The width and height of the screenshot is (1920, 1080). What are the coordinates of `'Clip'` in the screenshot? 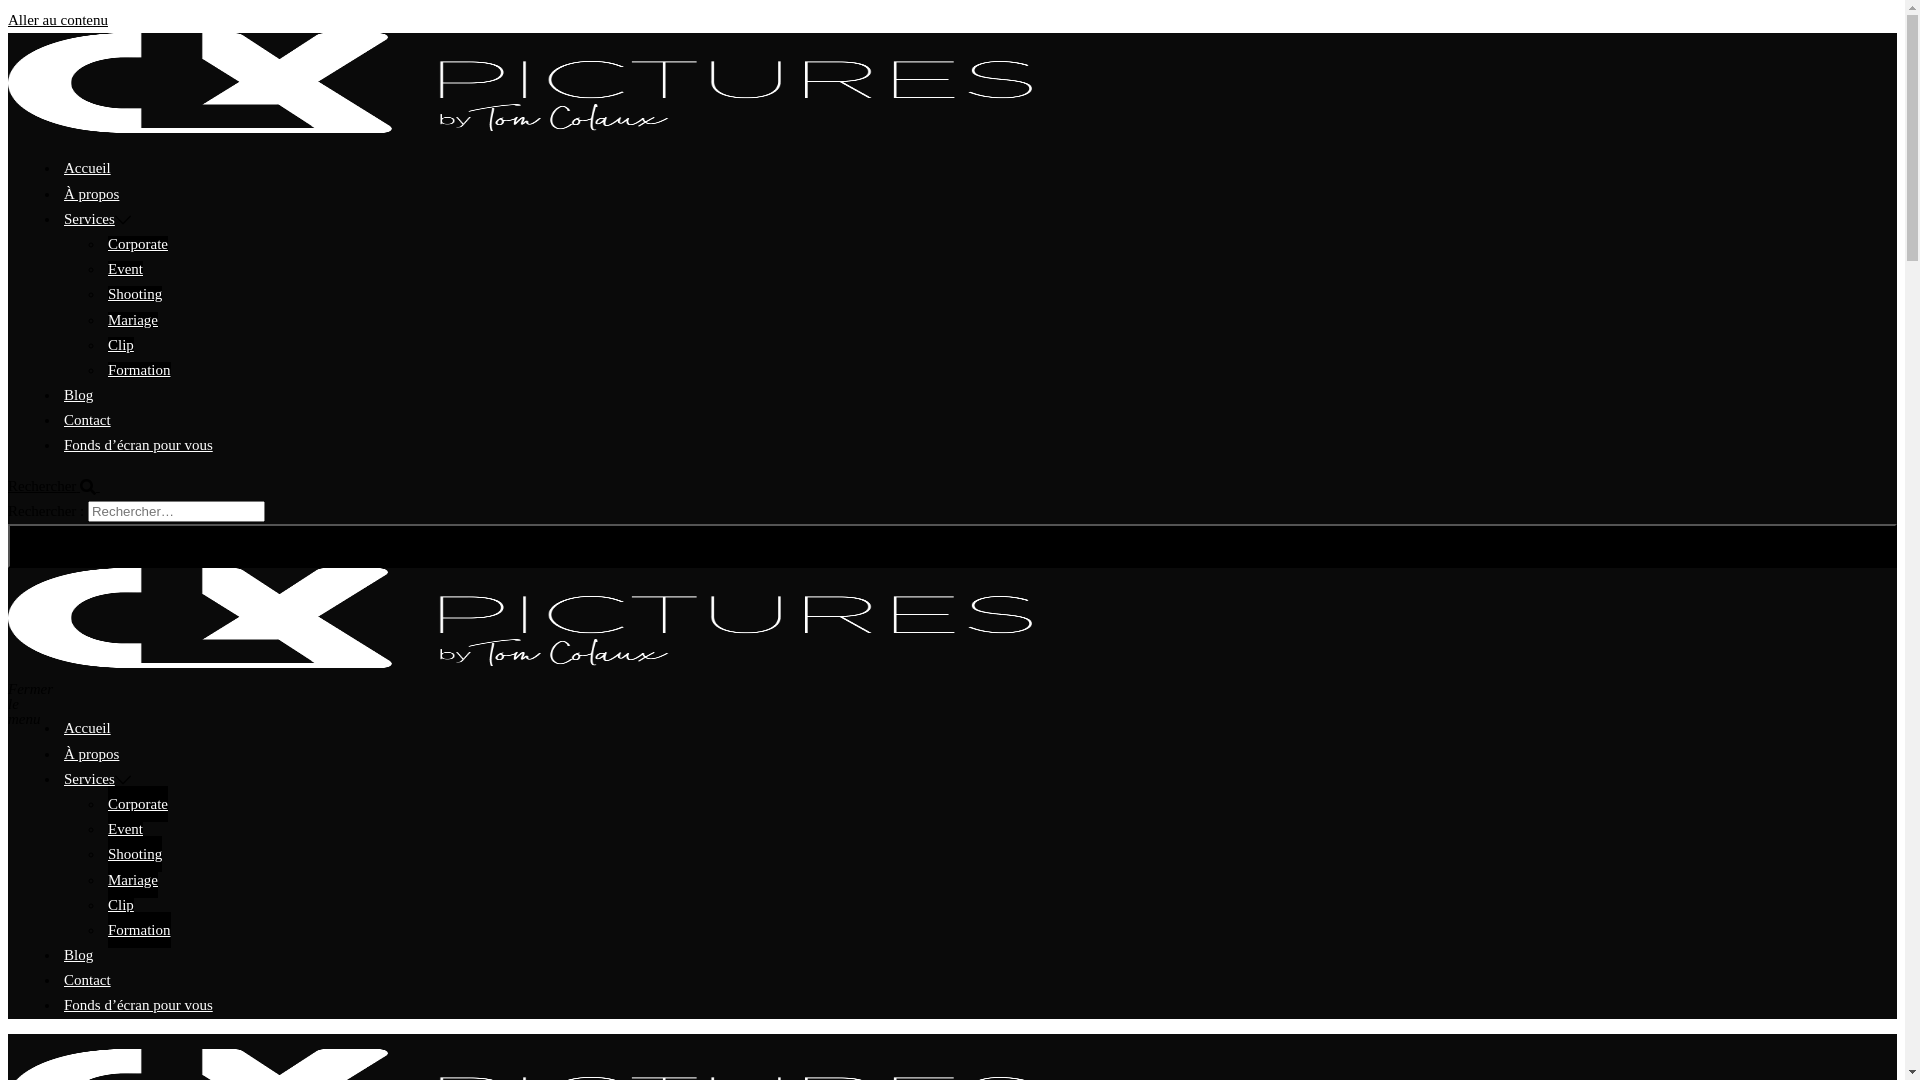 It's located at (119, 343).